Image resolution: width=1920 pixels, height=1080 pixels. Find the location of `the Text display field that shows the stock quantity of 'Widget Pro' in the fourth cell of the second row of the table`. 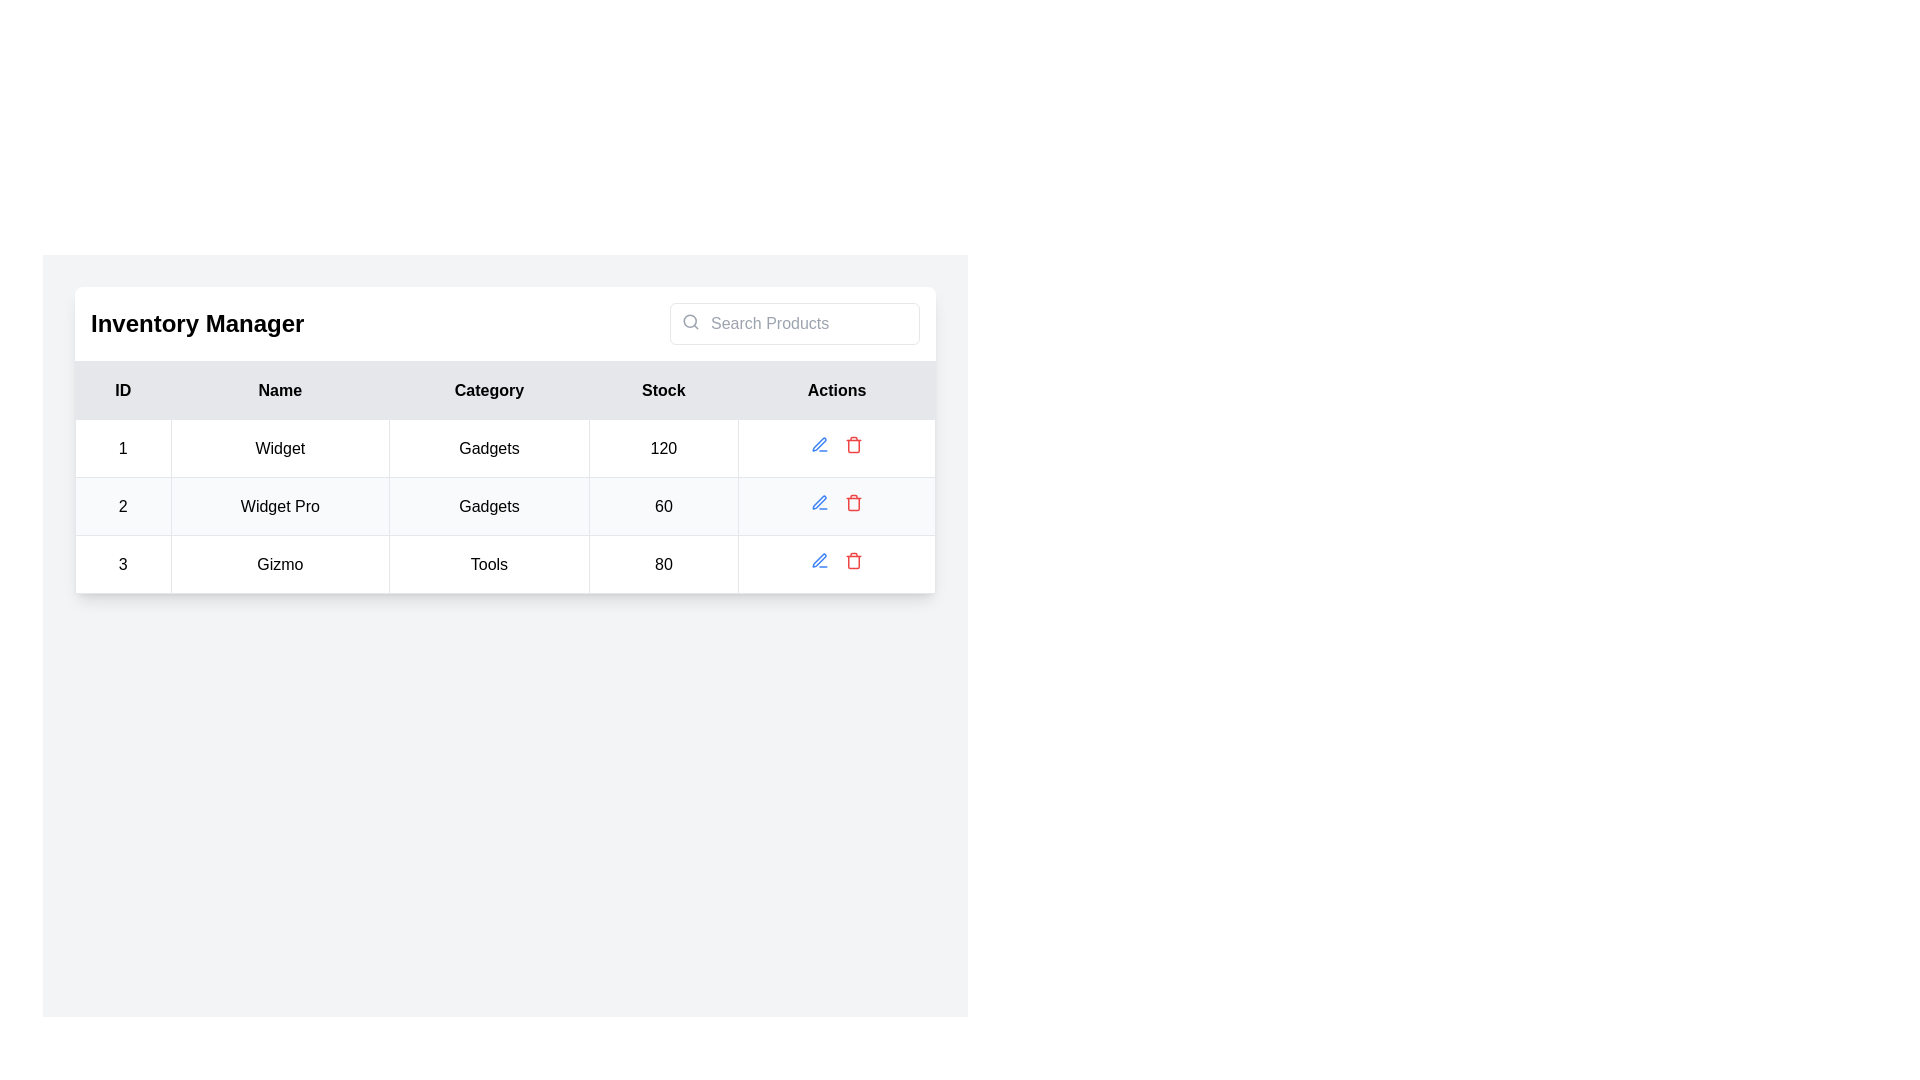

the Text display field that shows the stock quantity of 'Widget Pro' in the fourth cell of the second row of the table is located at coordinates (663, 505).